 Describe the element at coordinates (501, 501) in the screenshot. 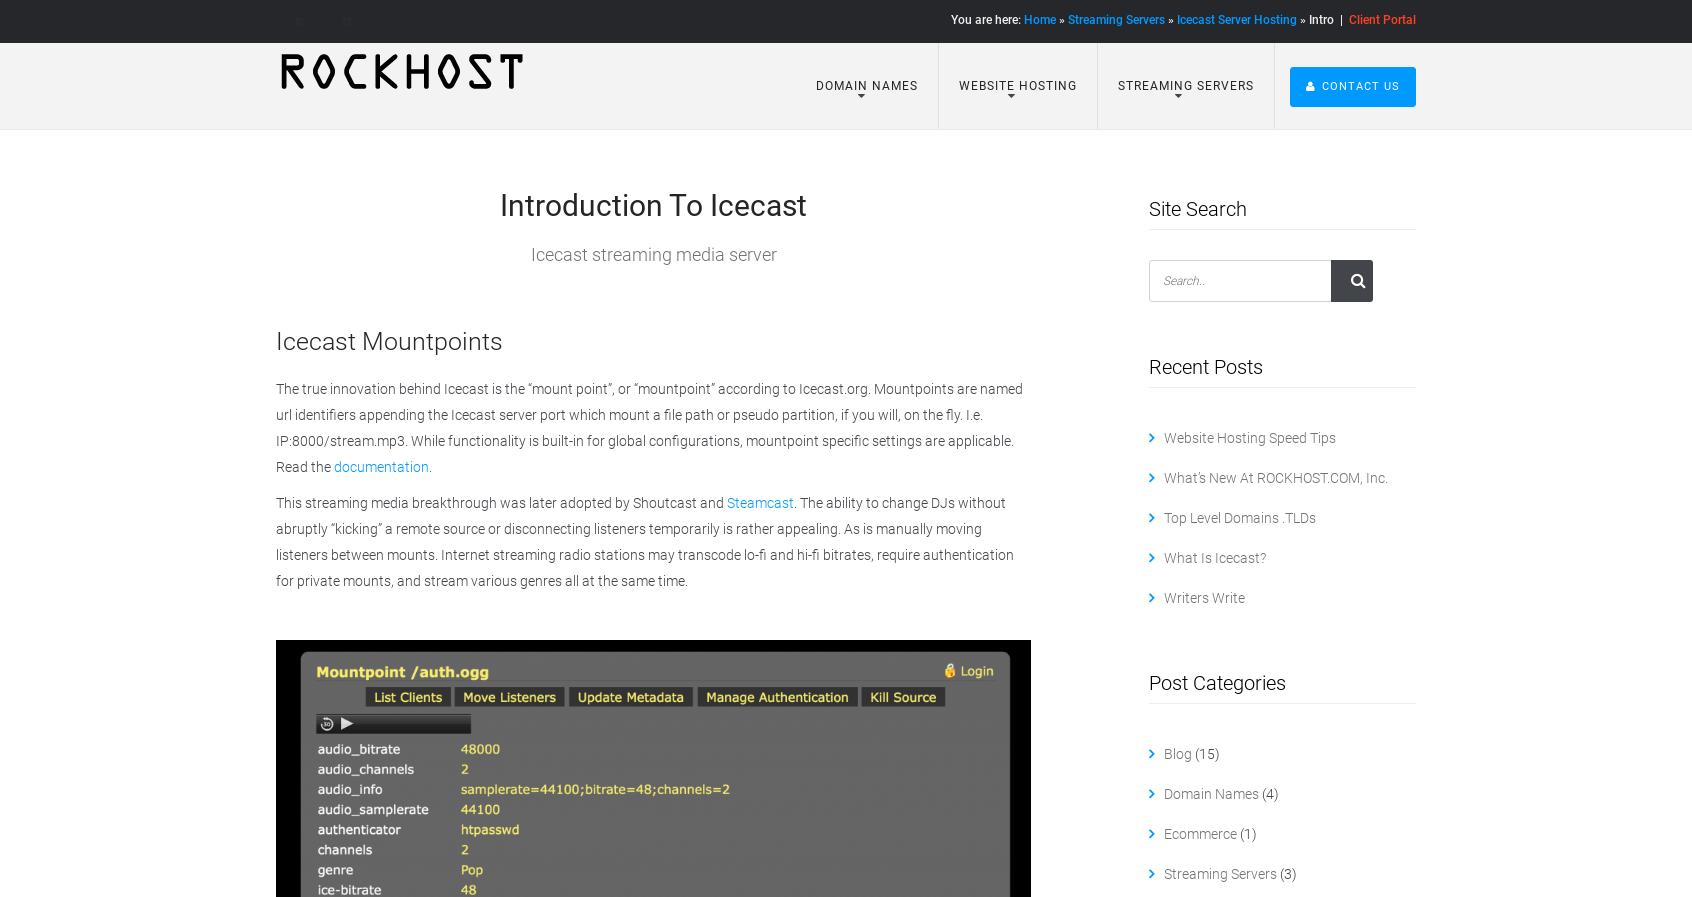

I see `'This streaming media breakthrough was later adopted by Shoutcast and'` at that location.